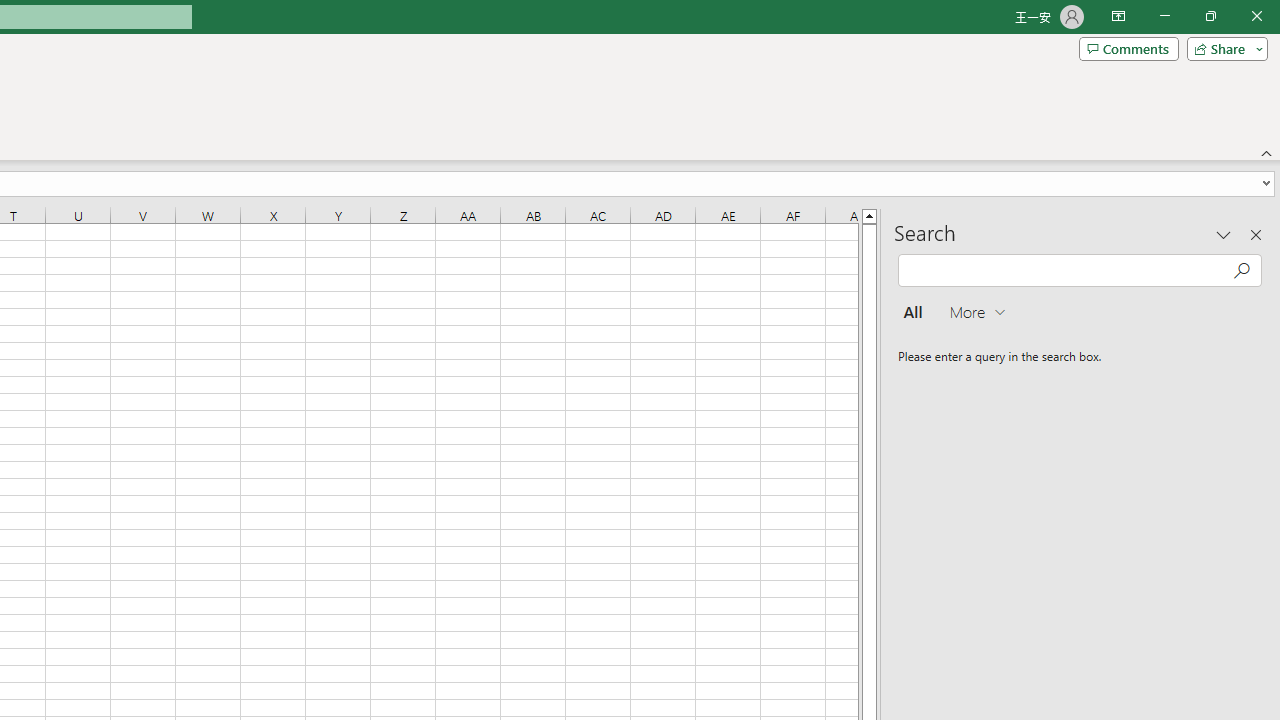 This screenshot has width=1280, height=720. Describe the element at coordinates (1255, 16) in the screenshot. I see `'Close'` at that location.